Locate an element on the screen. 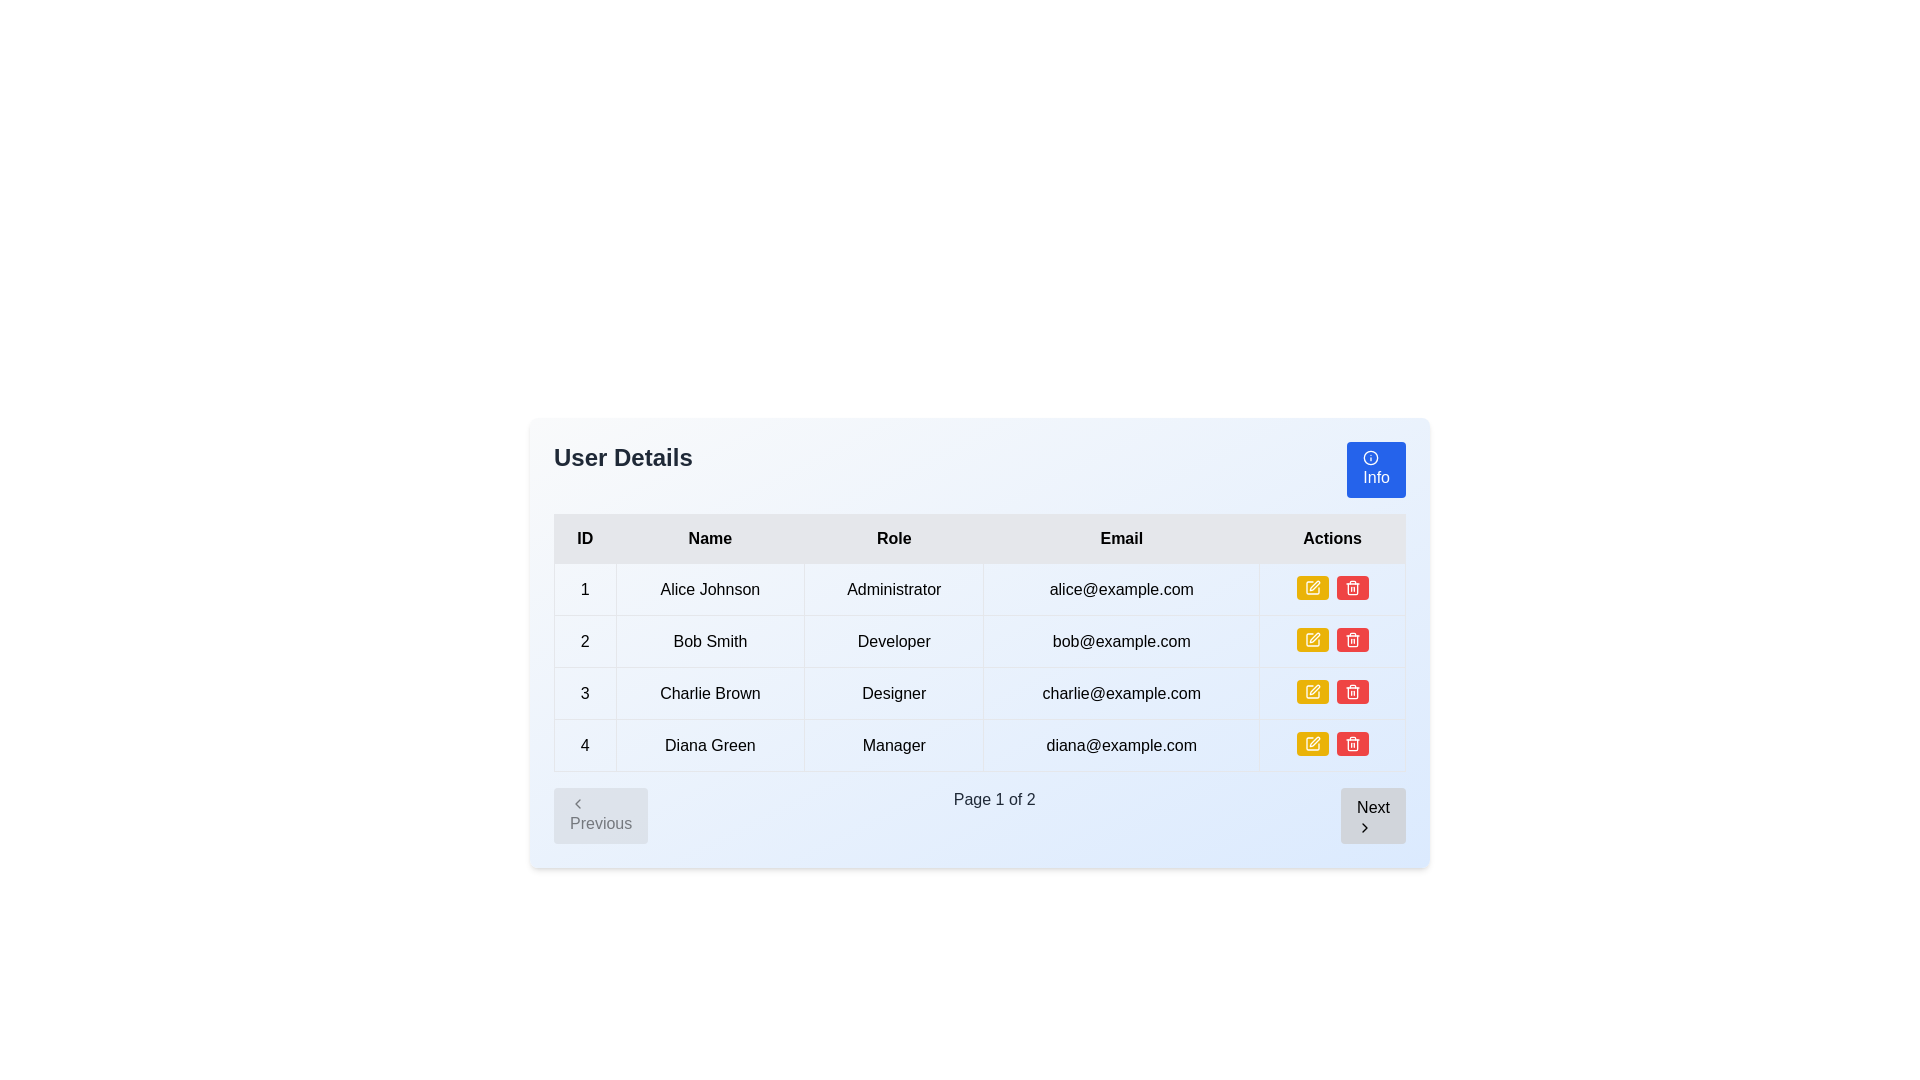 The width and height of the screenshot is (1920, 1080). the trash can icon component in the 'Actions' column of the user data table corresponding to 'Diana Green' is located at coordinates (1352, 745).